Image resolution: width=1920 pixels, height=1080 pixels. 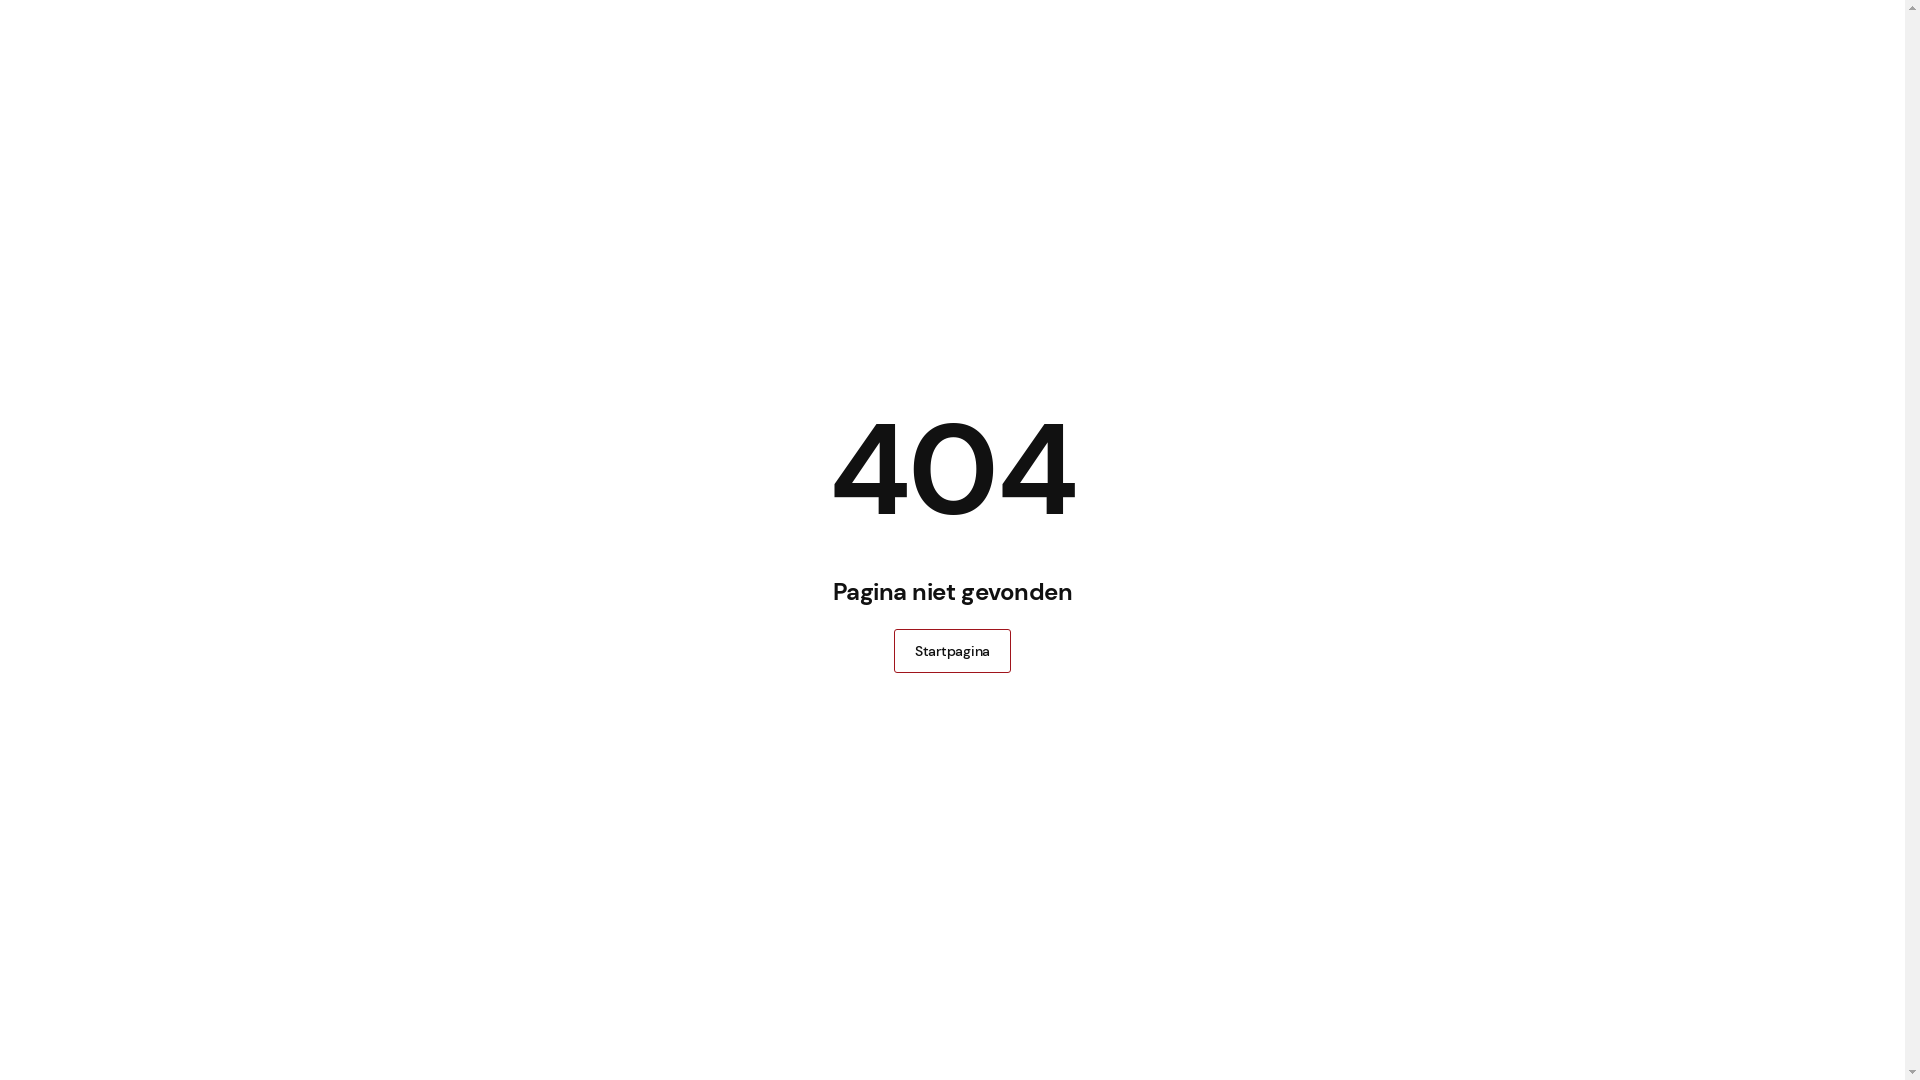 I want to click on 'Startpagina', so click(x=951, y=651).